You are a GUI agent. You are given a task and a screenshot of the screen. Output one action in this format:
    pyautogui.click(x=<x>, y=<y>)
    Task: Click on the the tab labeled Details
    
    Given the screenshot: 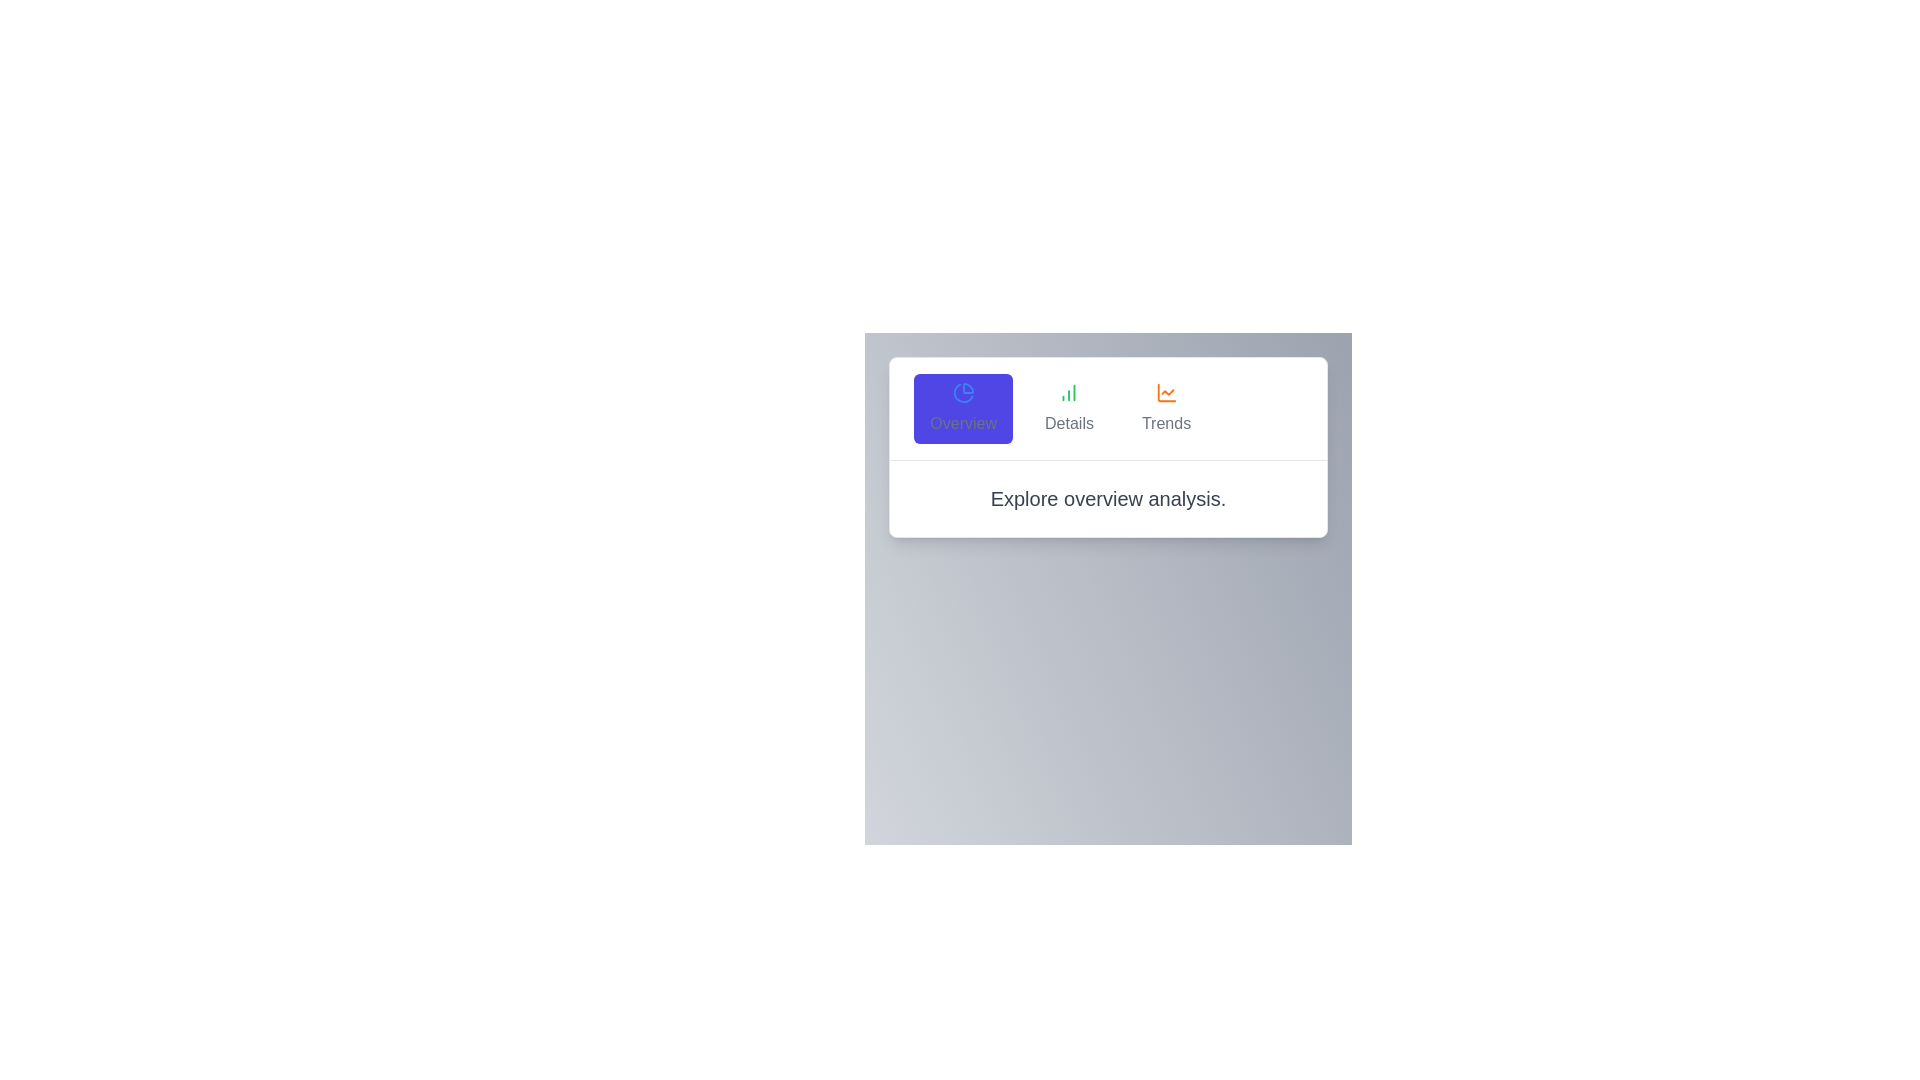 What is the action you would take?
    pyautogui.click(x=1068, y=407)
    